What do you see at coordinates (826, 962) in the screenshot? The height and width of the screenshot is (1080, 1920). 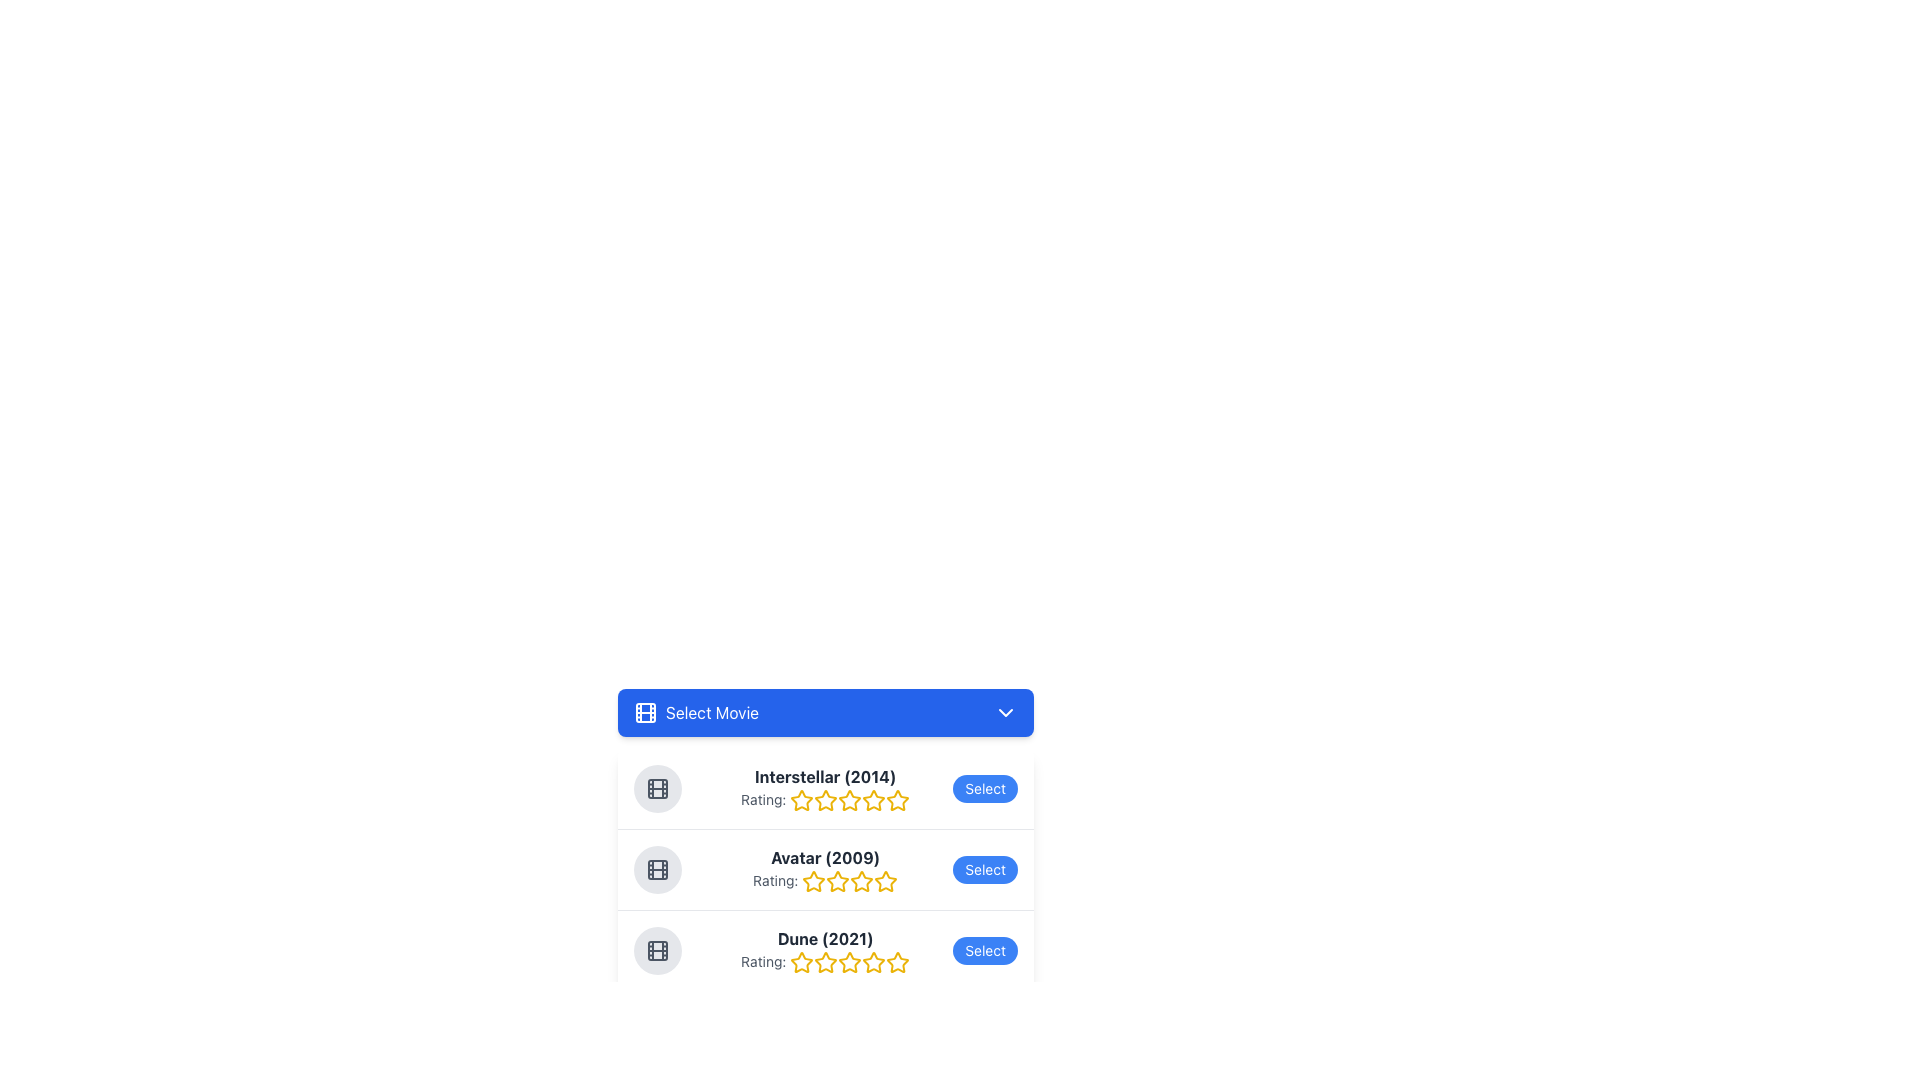 I see `the third rating star in the series of five stars for the movie 'Dune (2021)'` at bounding box center [826, 962].